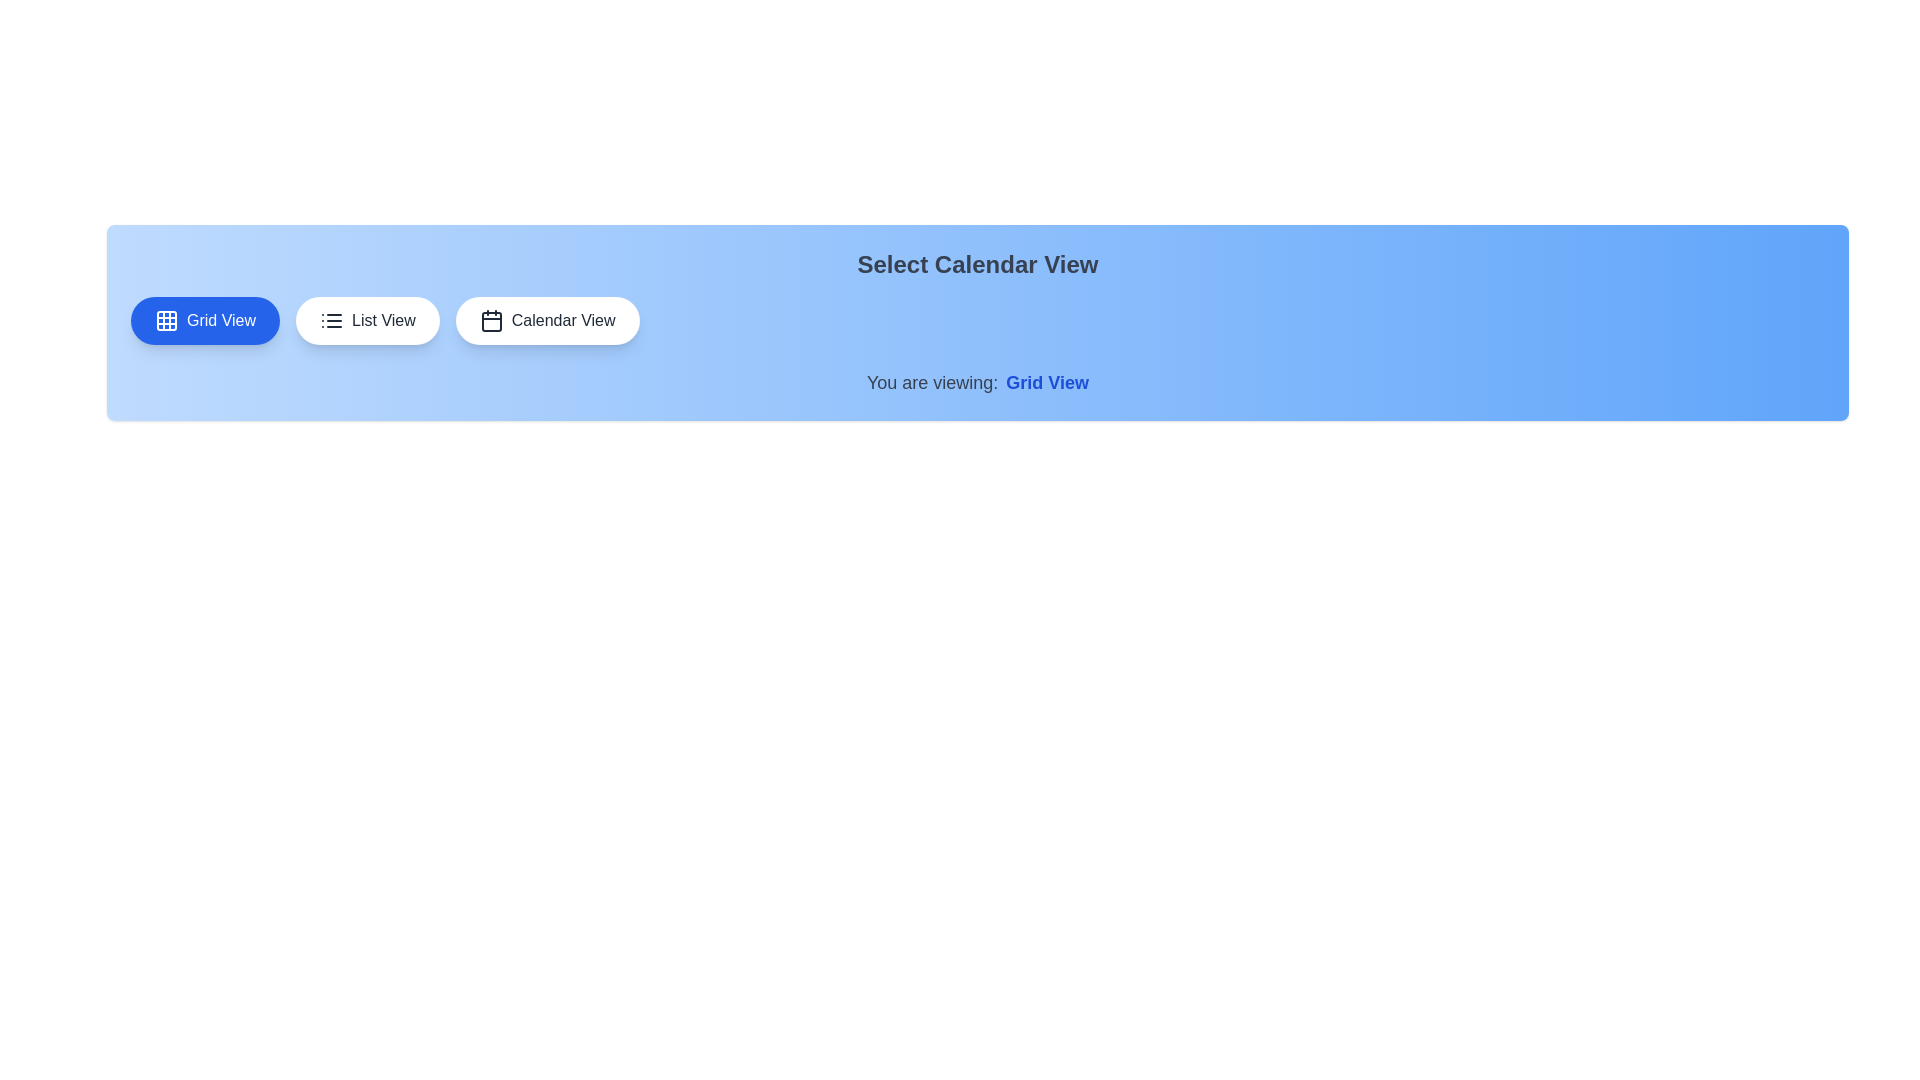 This screenshot has width=1920, height=1080. I want to click on the button labeled List View to observe its hover effect, so click(367, 319).